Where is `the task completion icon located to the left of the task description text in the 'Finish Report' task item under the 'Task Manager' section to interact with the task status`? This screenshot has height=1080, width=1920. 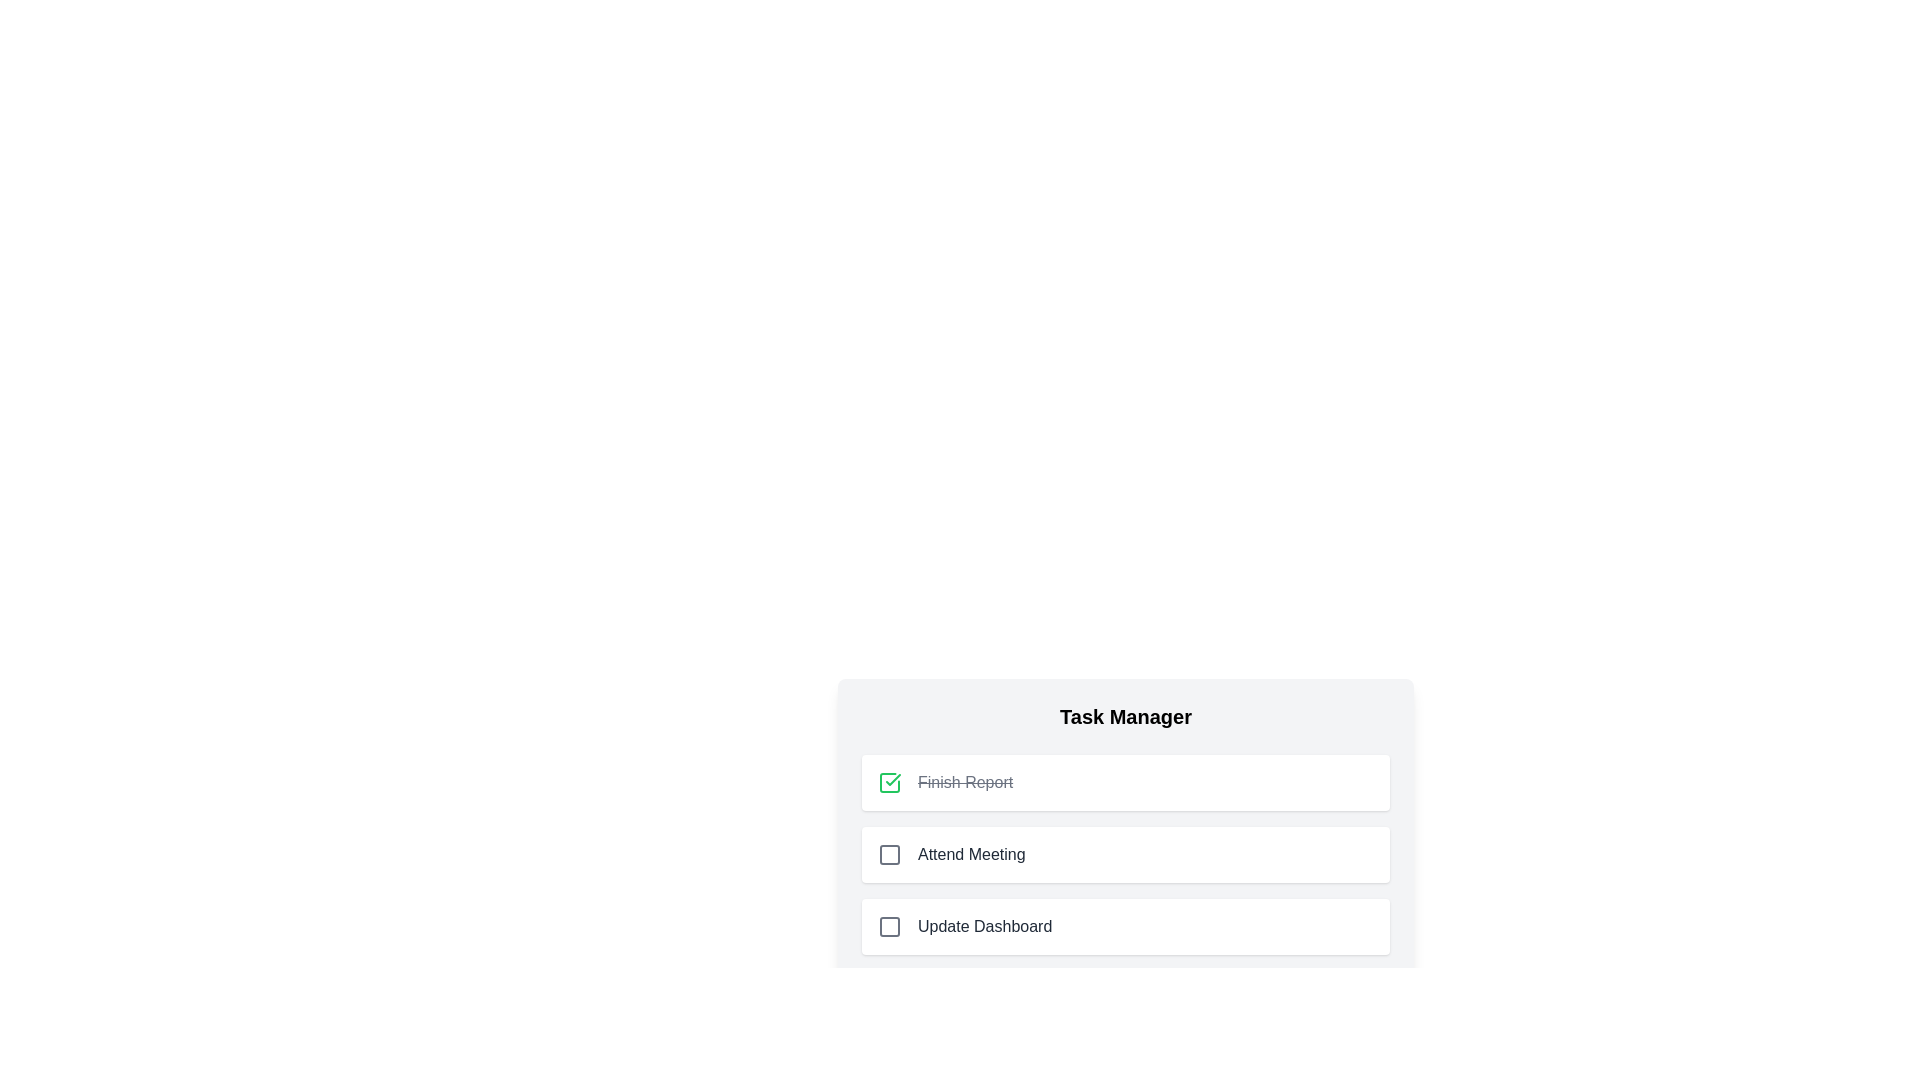
the task completion icon located to the left of the task description text in the 'Finish Report' task item under the 'Task Manager' section to interact with the task status is located at coordinates (892, 778).